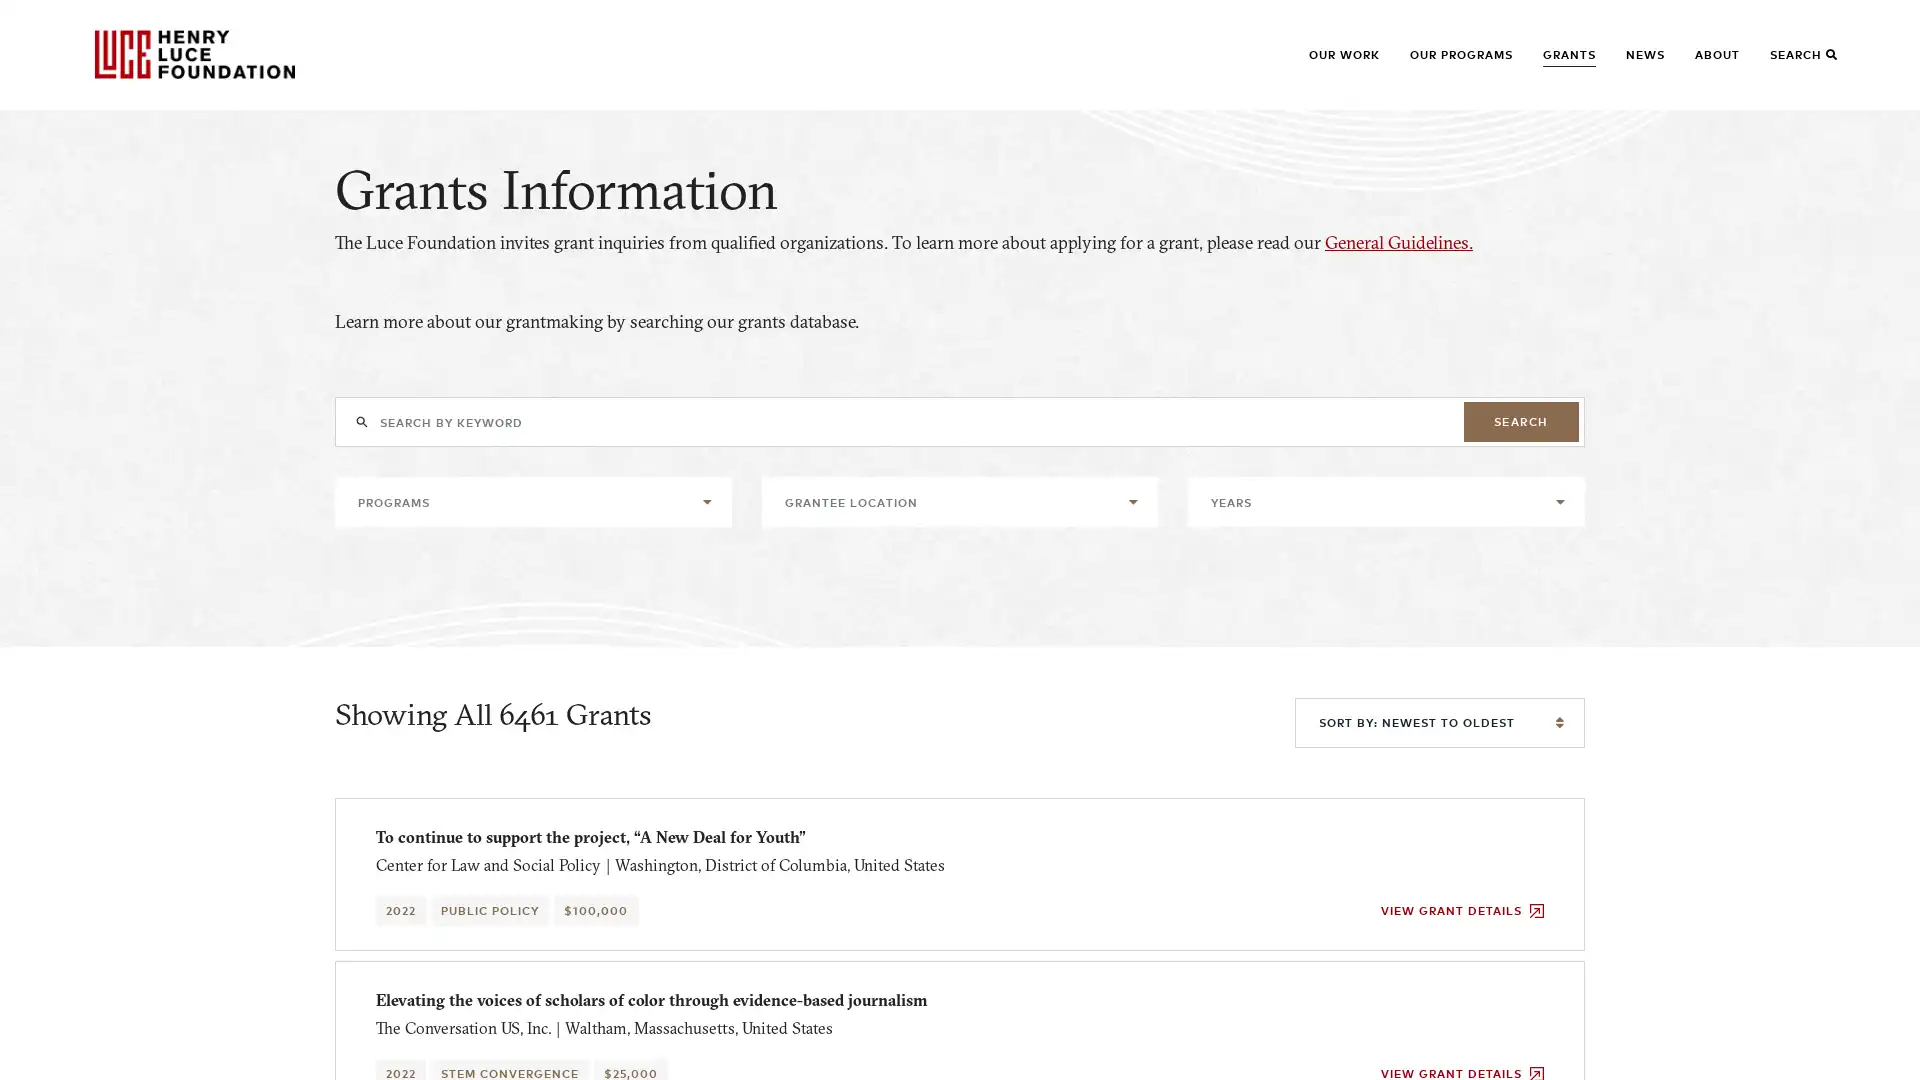 Image resolution: width=1920 pixels, height=1080 pixels. I want to click on SHOW SUBMENU FOR OUR PROGRAMS, so click(1441, 63).